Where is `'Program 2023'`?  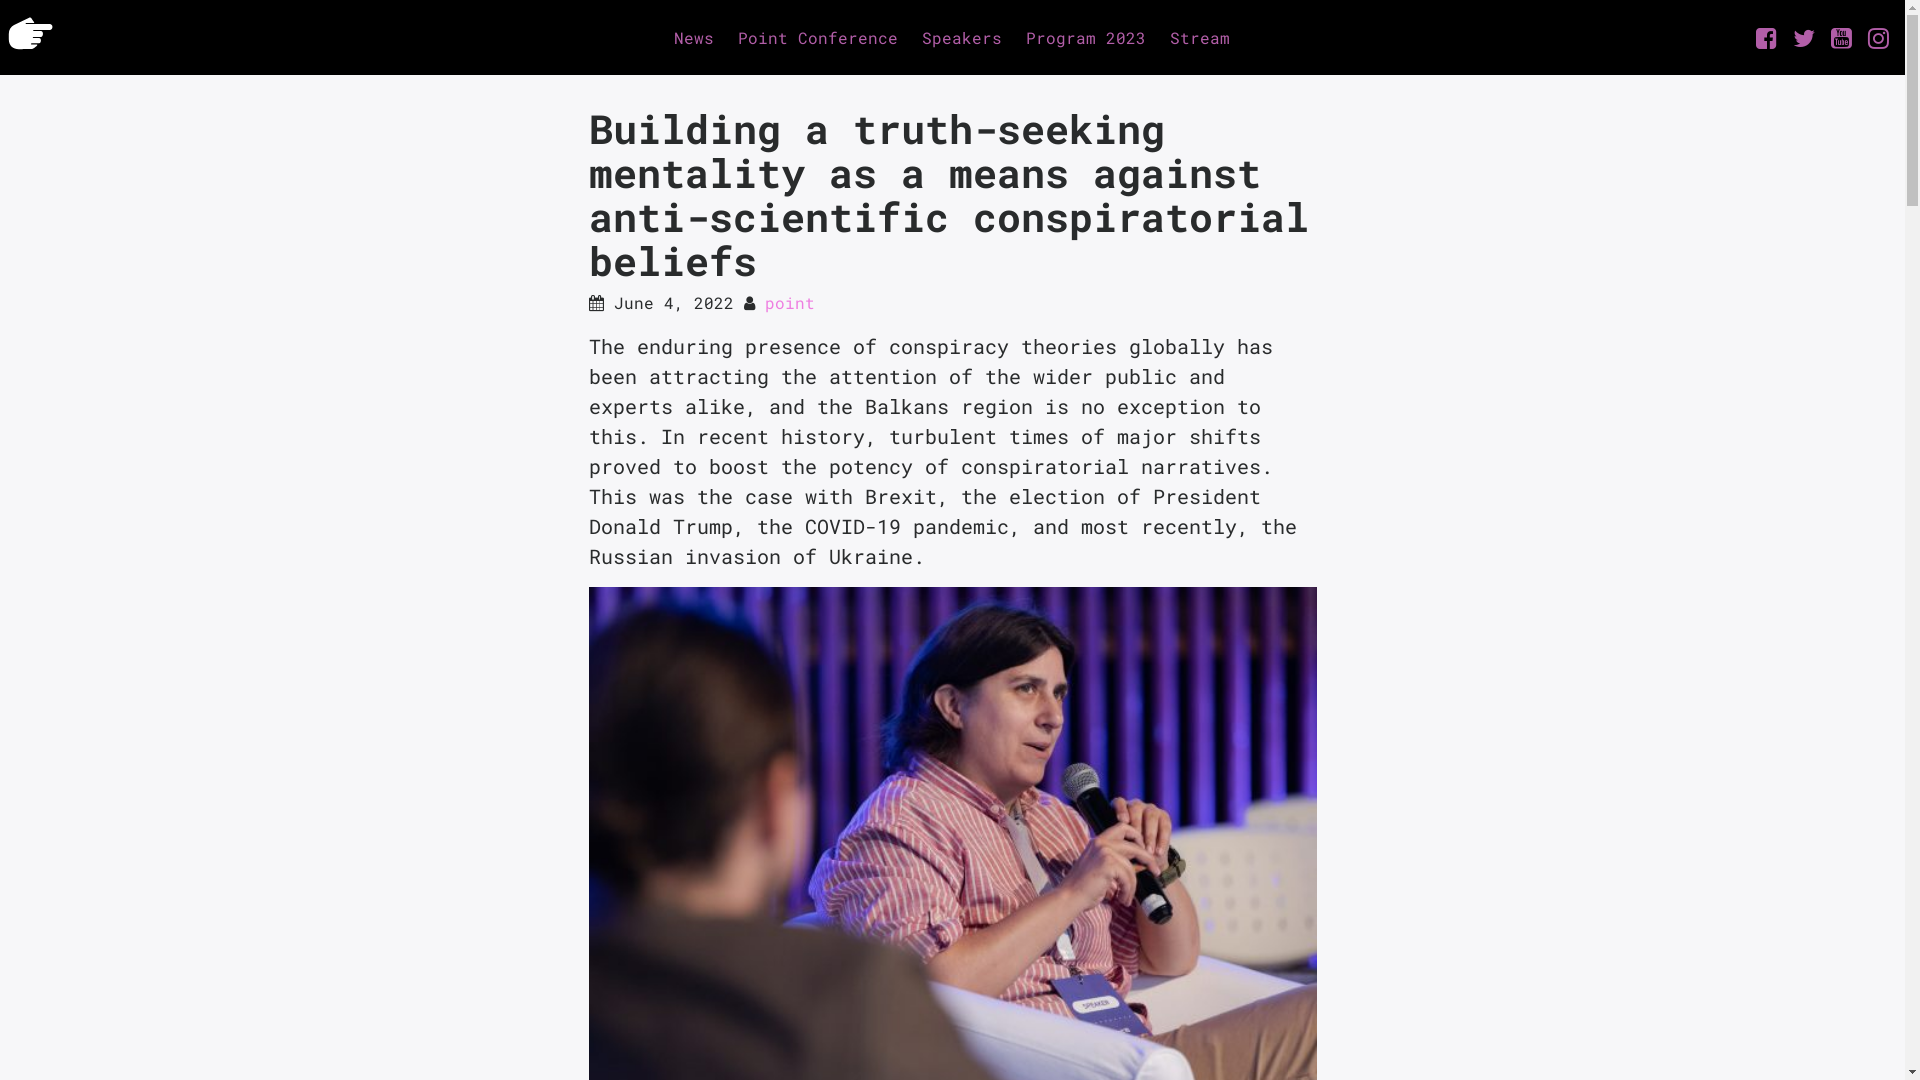
'Program 2023' is located at coordinates (1013, 37).